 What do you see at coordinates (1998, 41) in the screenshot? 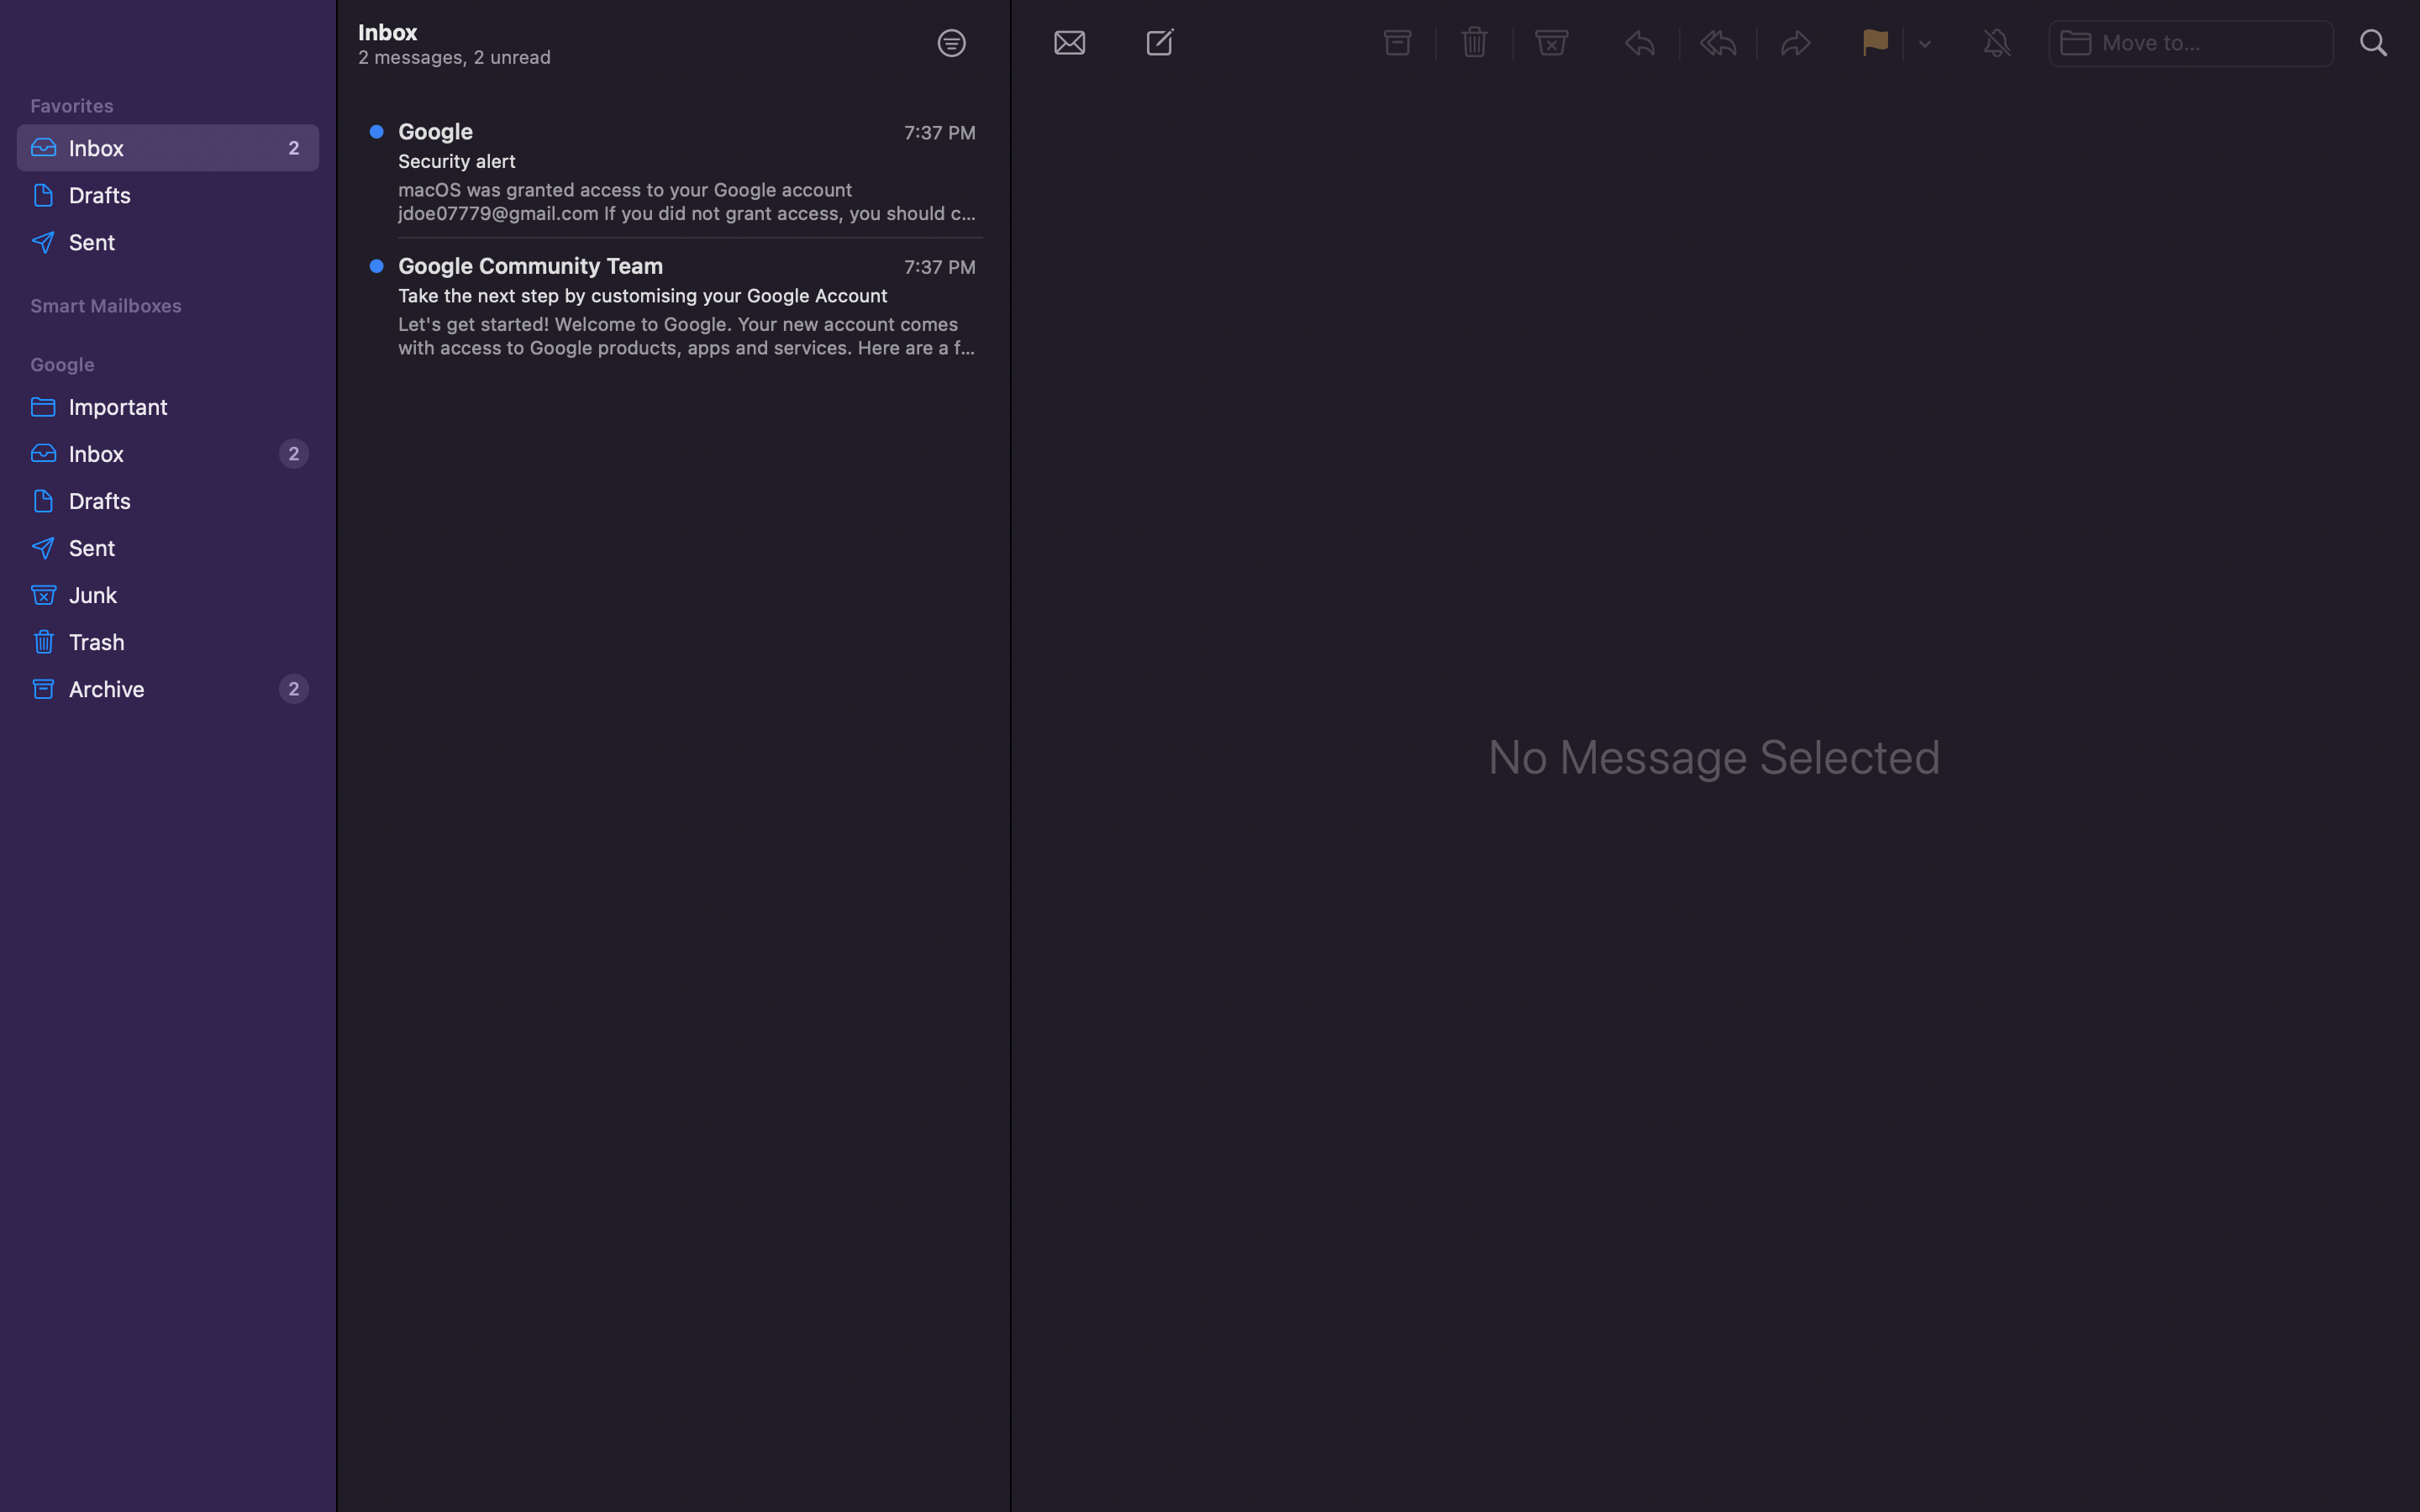
I see `Turn off the sound for the current discussion` at bounding box center [1998, 41].